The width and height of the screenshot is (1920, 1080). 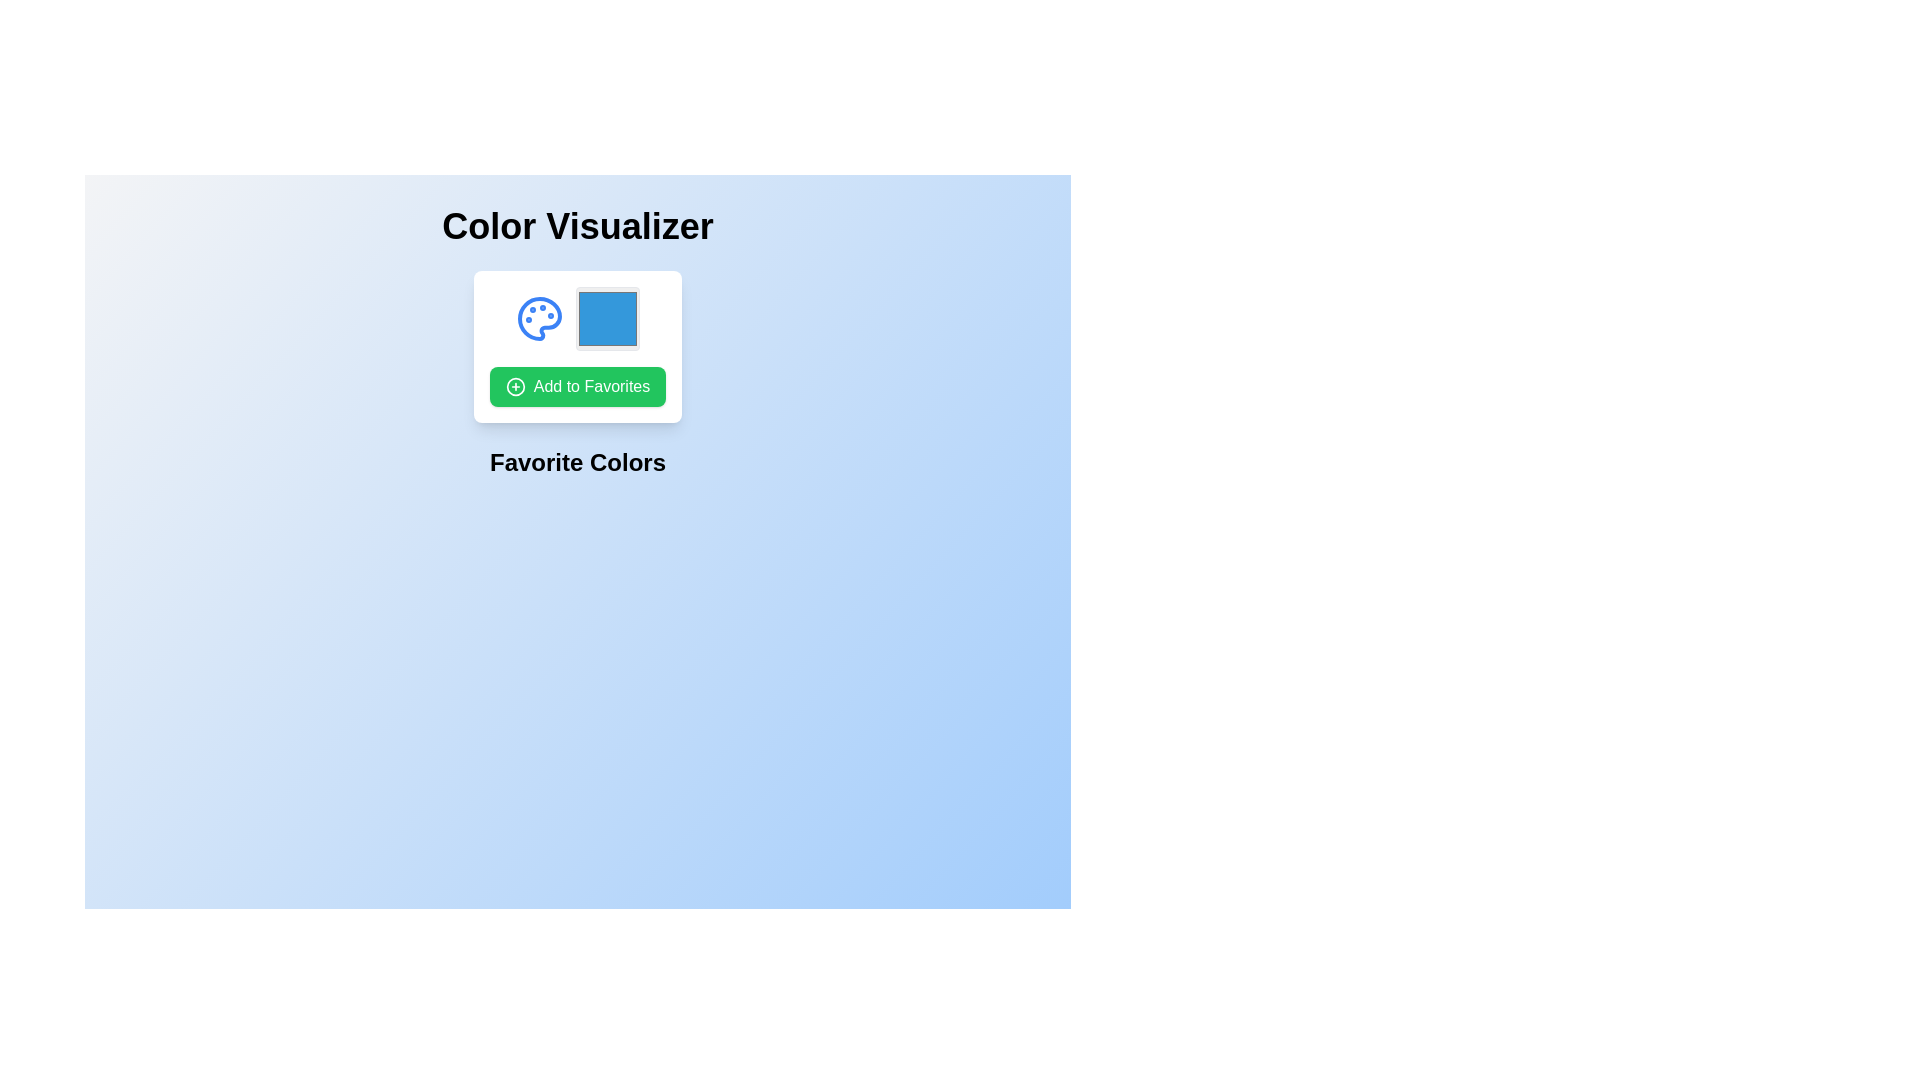 I want to click on the 'Add to Favorites' button, which is a rectangular button with a green background and white text, located at the bottom of a card layout, so click(x=576, y=386).